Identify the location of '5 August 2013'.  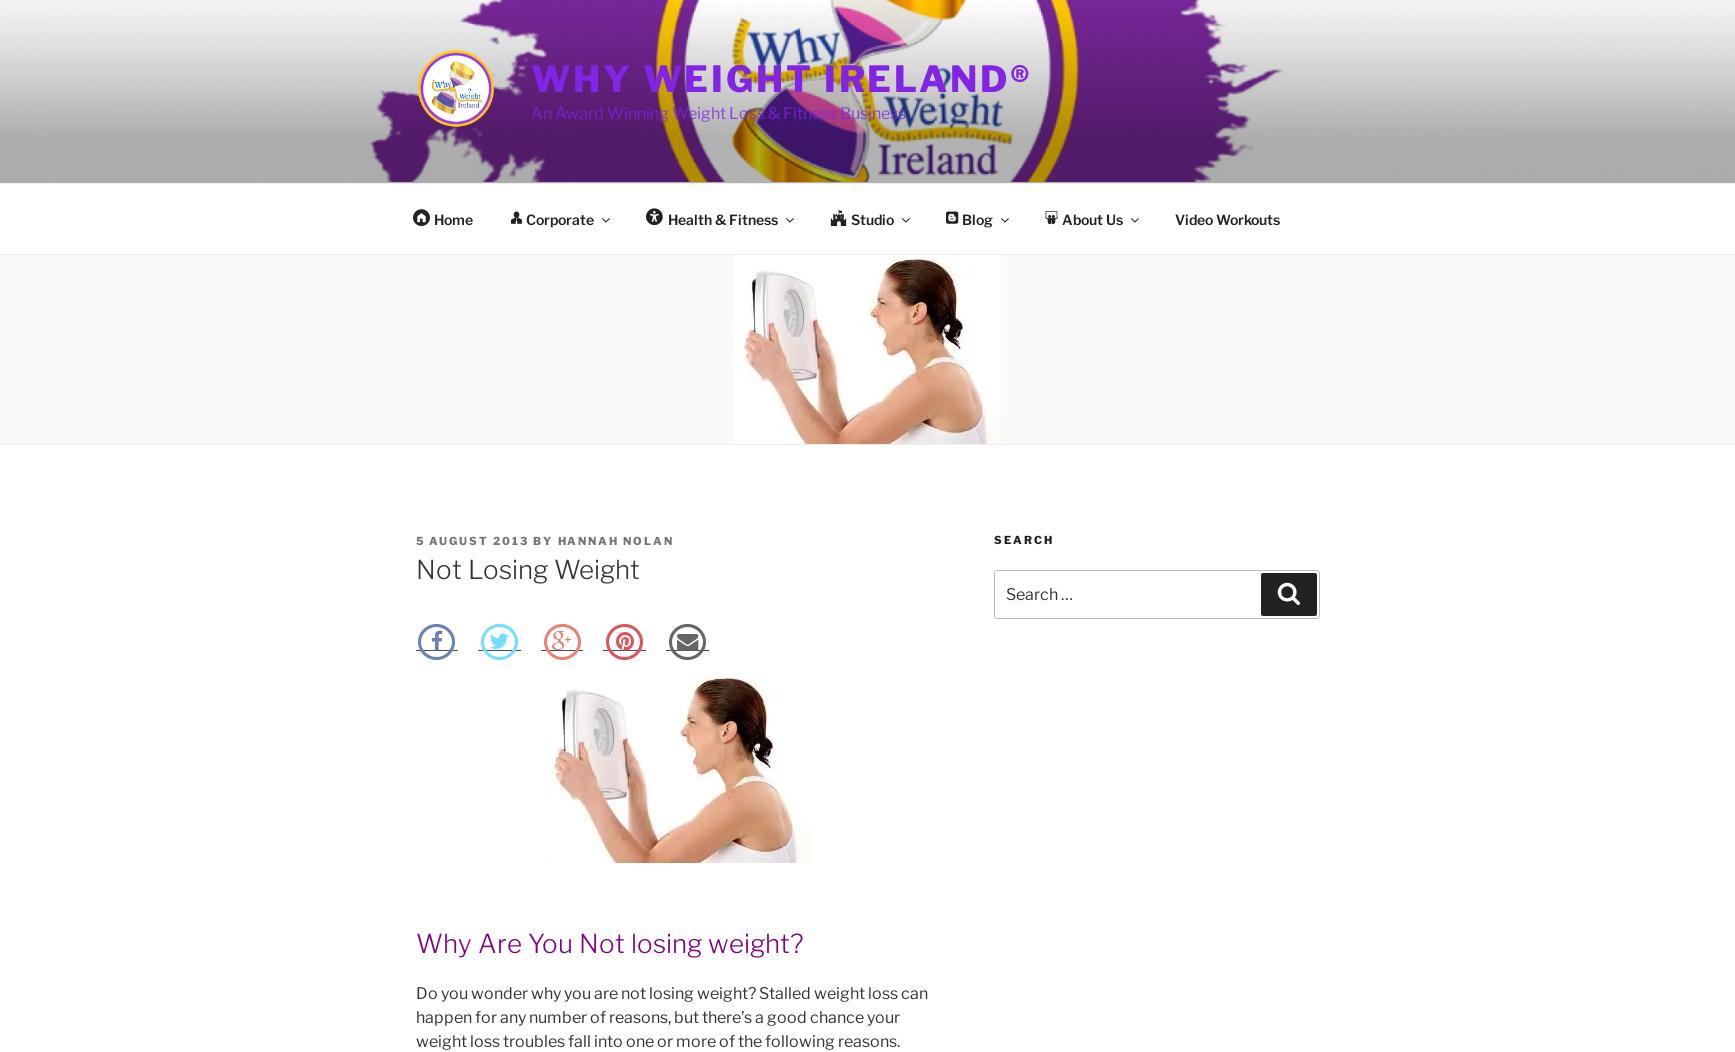
(471, 541).